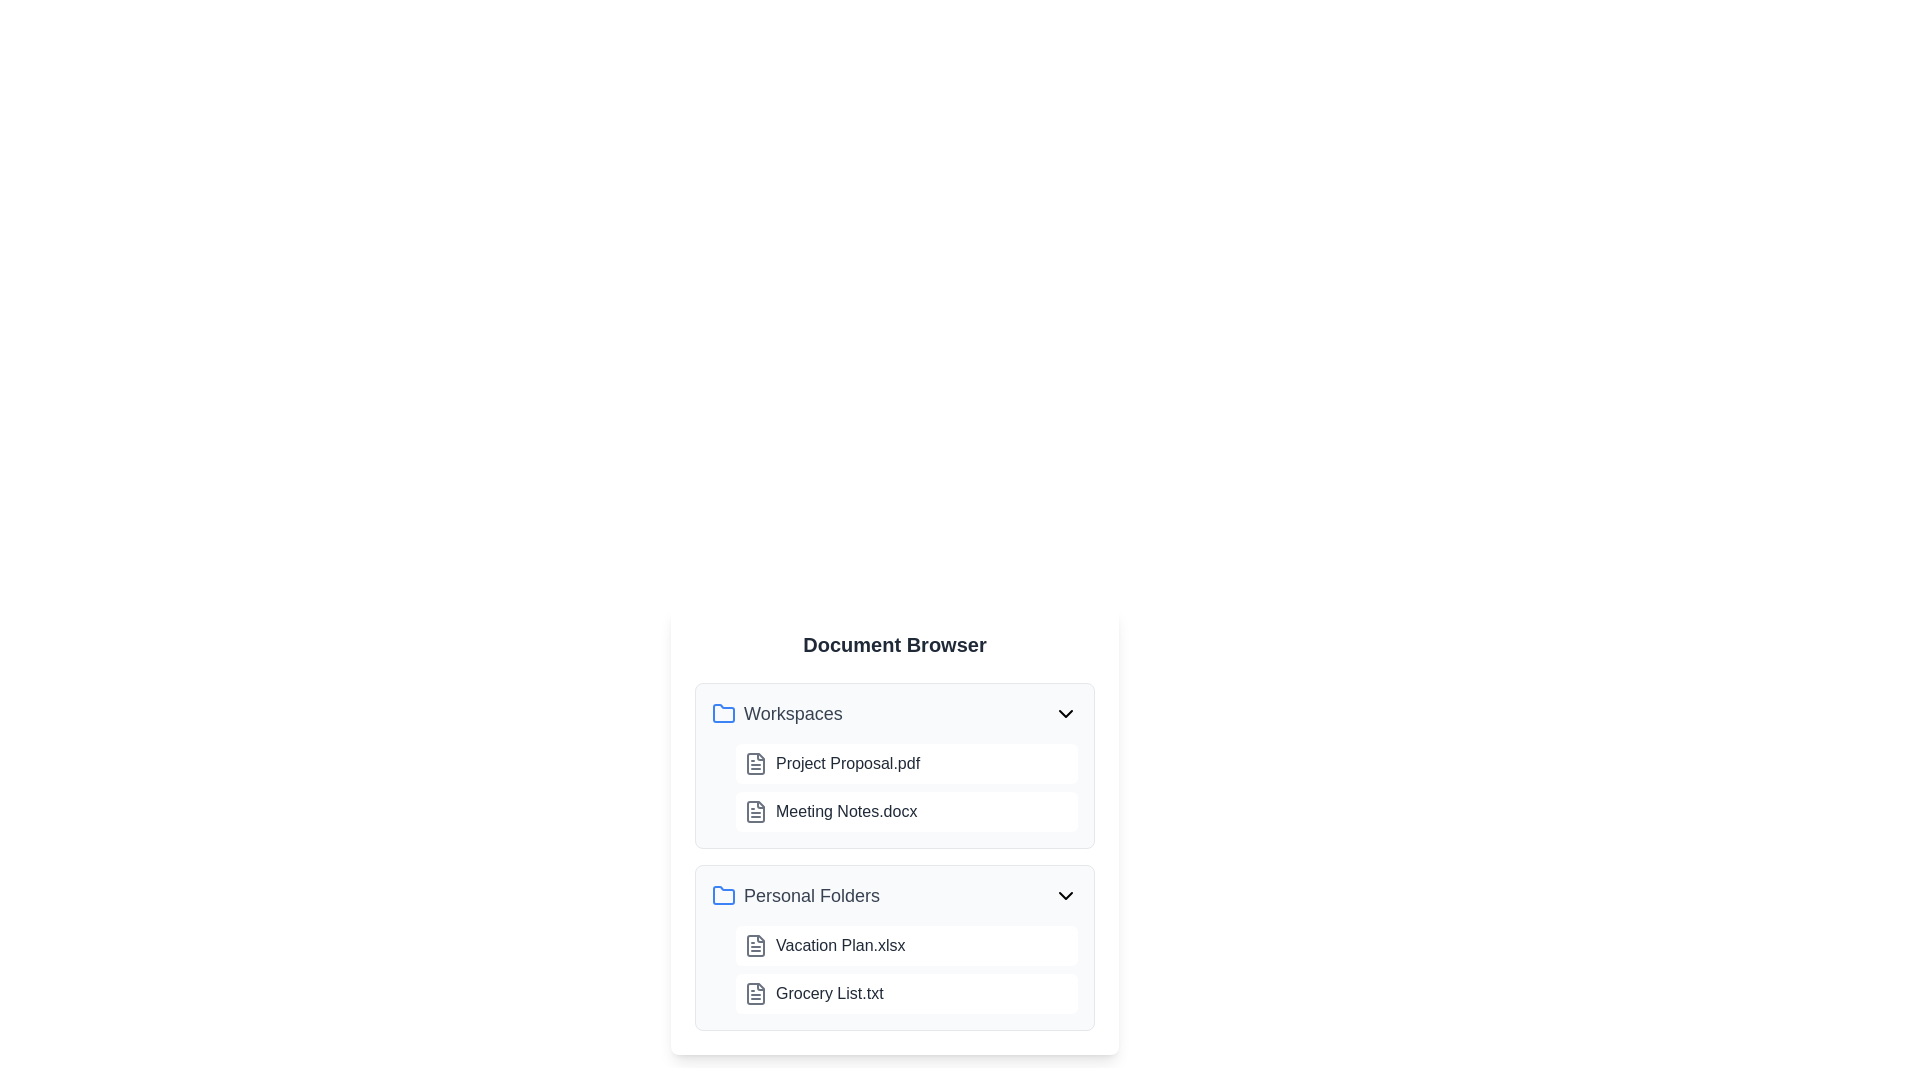 The width and height of the screenshot is (1920, 1080). I want to click on the 'Personal Folders' text in the blue folder entry, so click(795, 894).